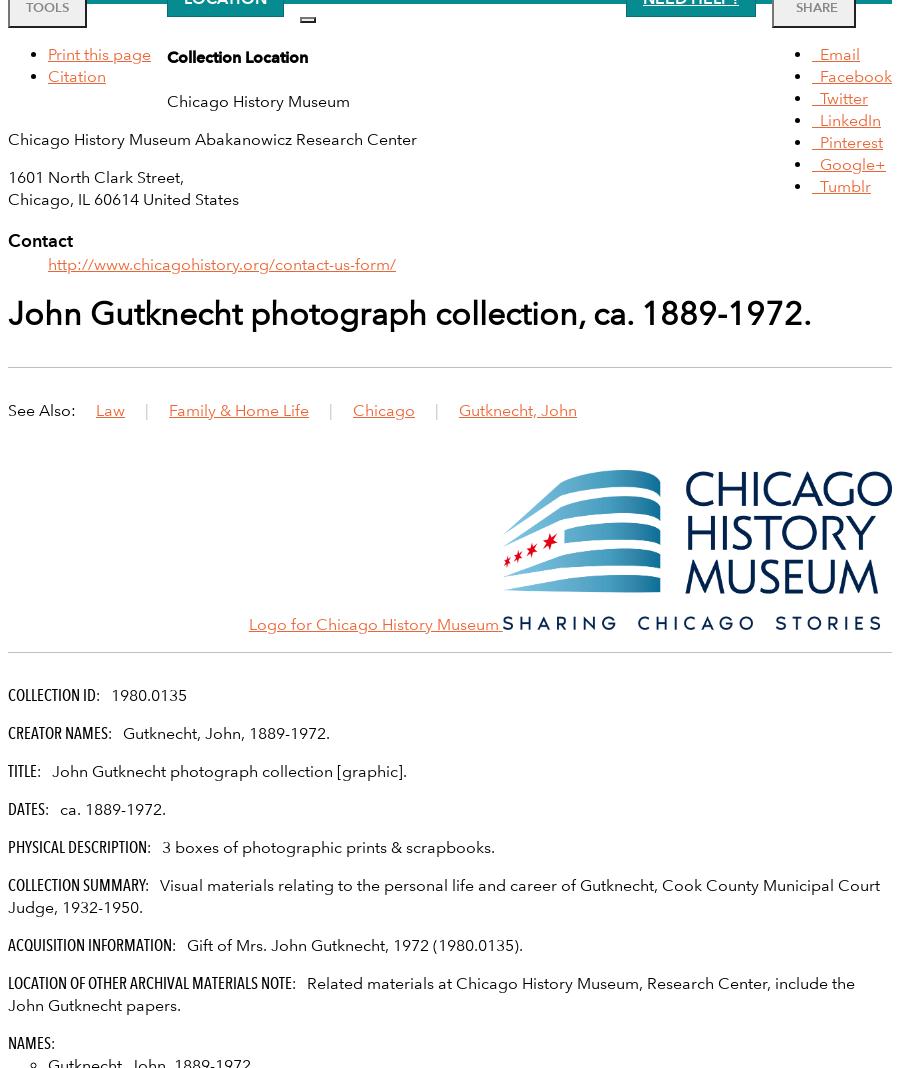  What do you see at coordinates (238, 409) in the screenshot?
I see `'Family & Home Life'` at bounding box center [238, 409].